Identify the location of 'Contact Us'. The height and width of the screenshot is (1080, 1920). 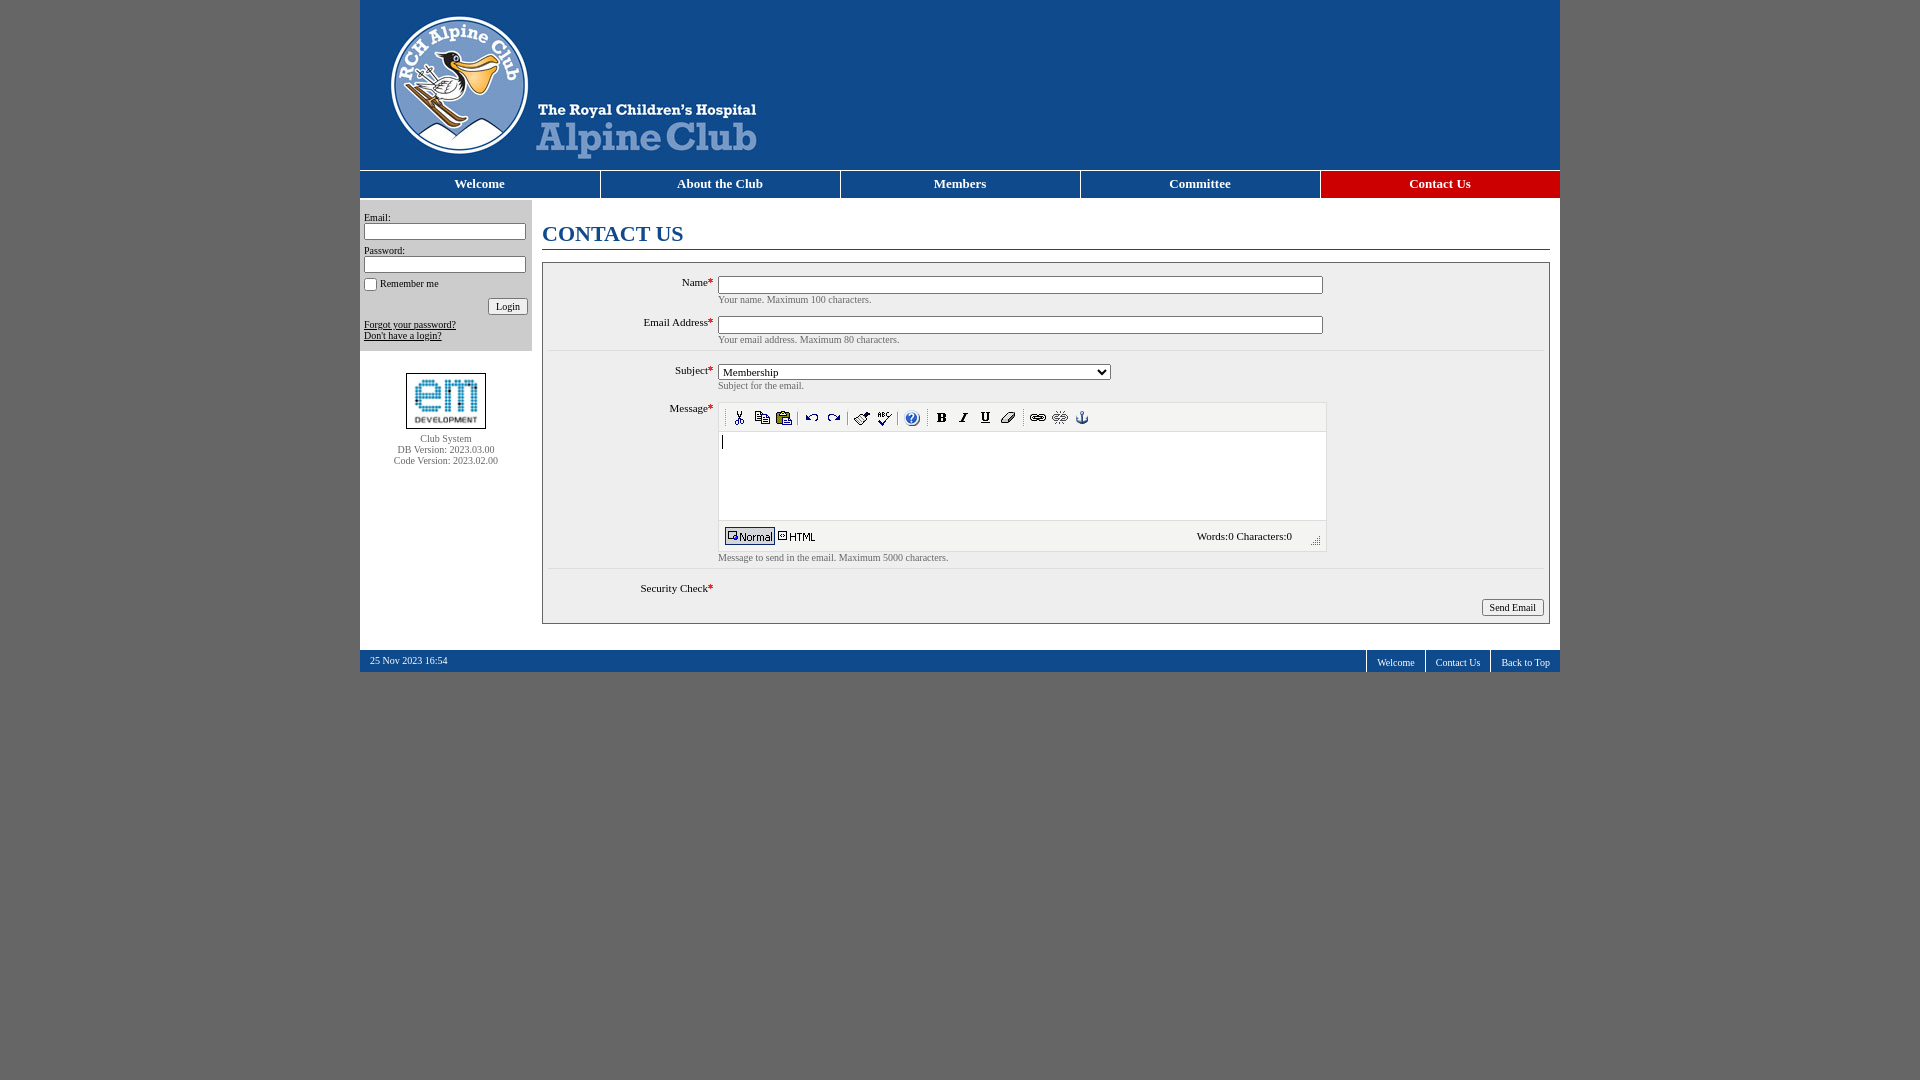
(1440, 184).